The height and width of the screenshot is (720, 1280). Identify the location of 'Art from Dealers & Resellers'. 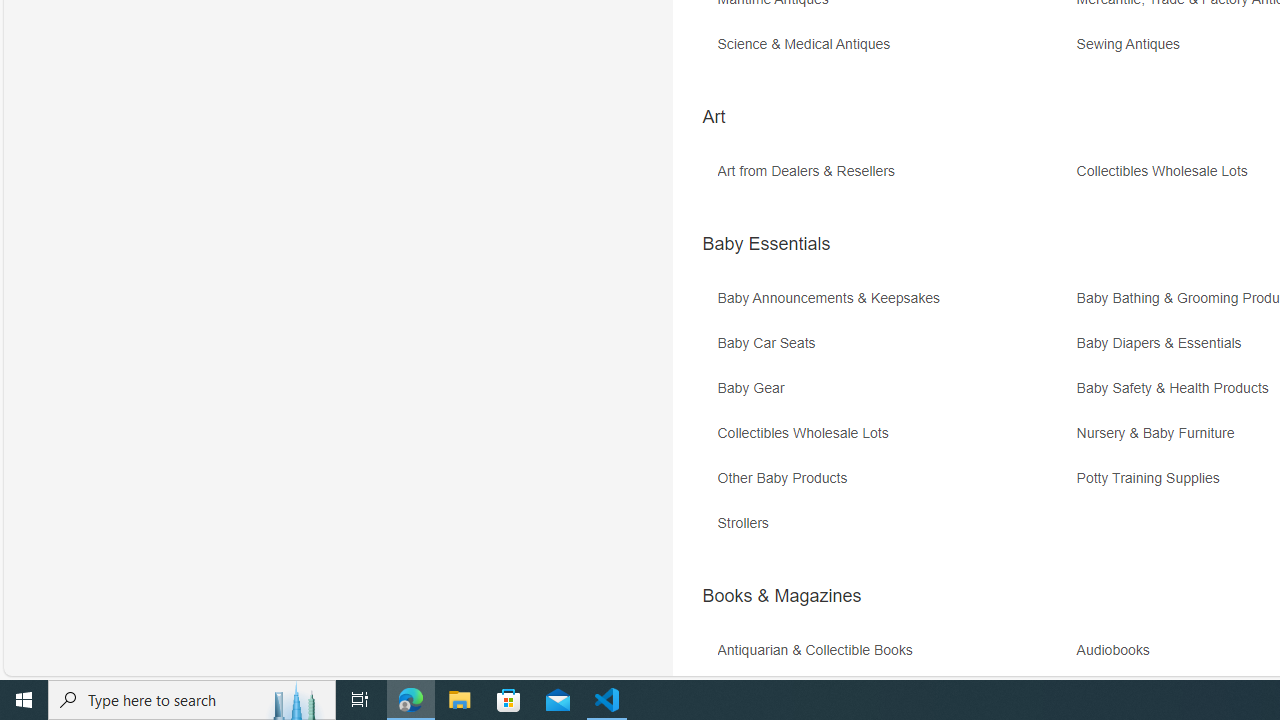
(893, 177).